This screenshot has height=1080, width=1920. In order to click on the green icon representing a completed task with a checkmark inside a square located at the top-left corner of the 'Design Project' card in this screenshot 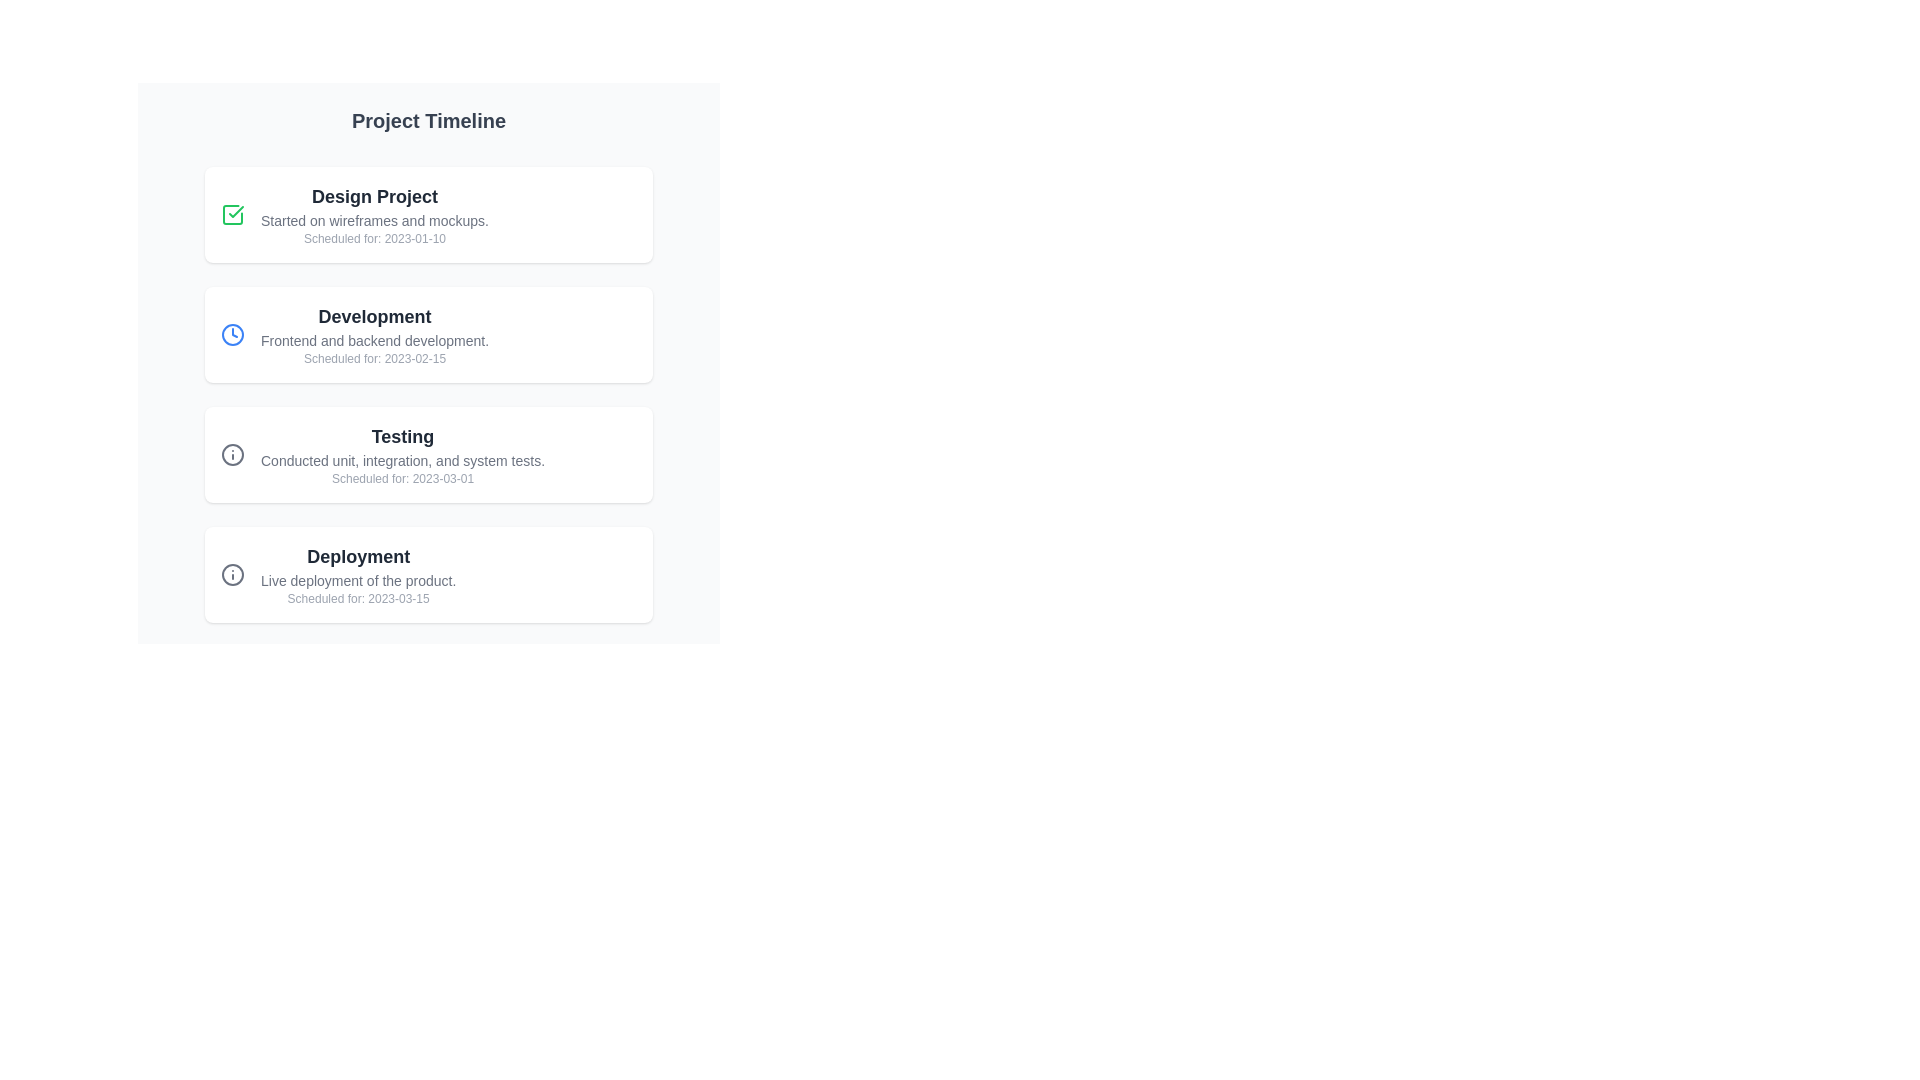, I will do `click(233, 215)`.